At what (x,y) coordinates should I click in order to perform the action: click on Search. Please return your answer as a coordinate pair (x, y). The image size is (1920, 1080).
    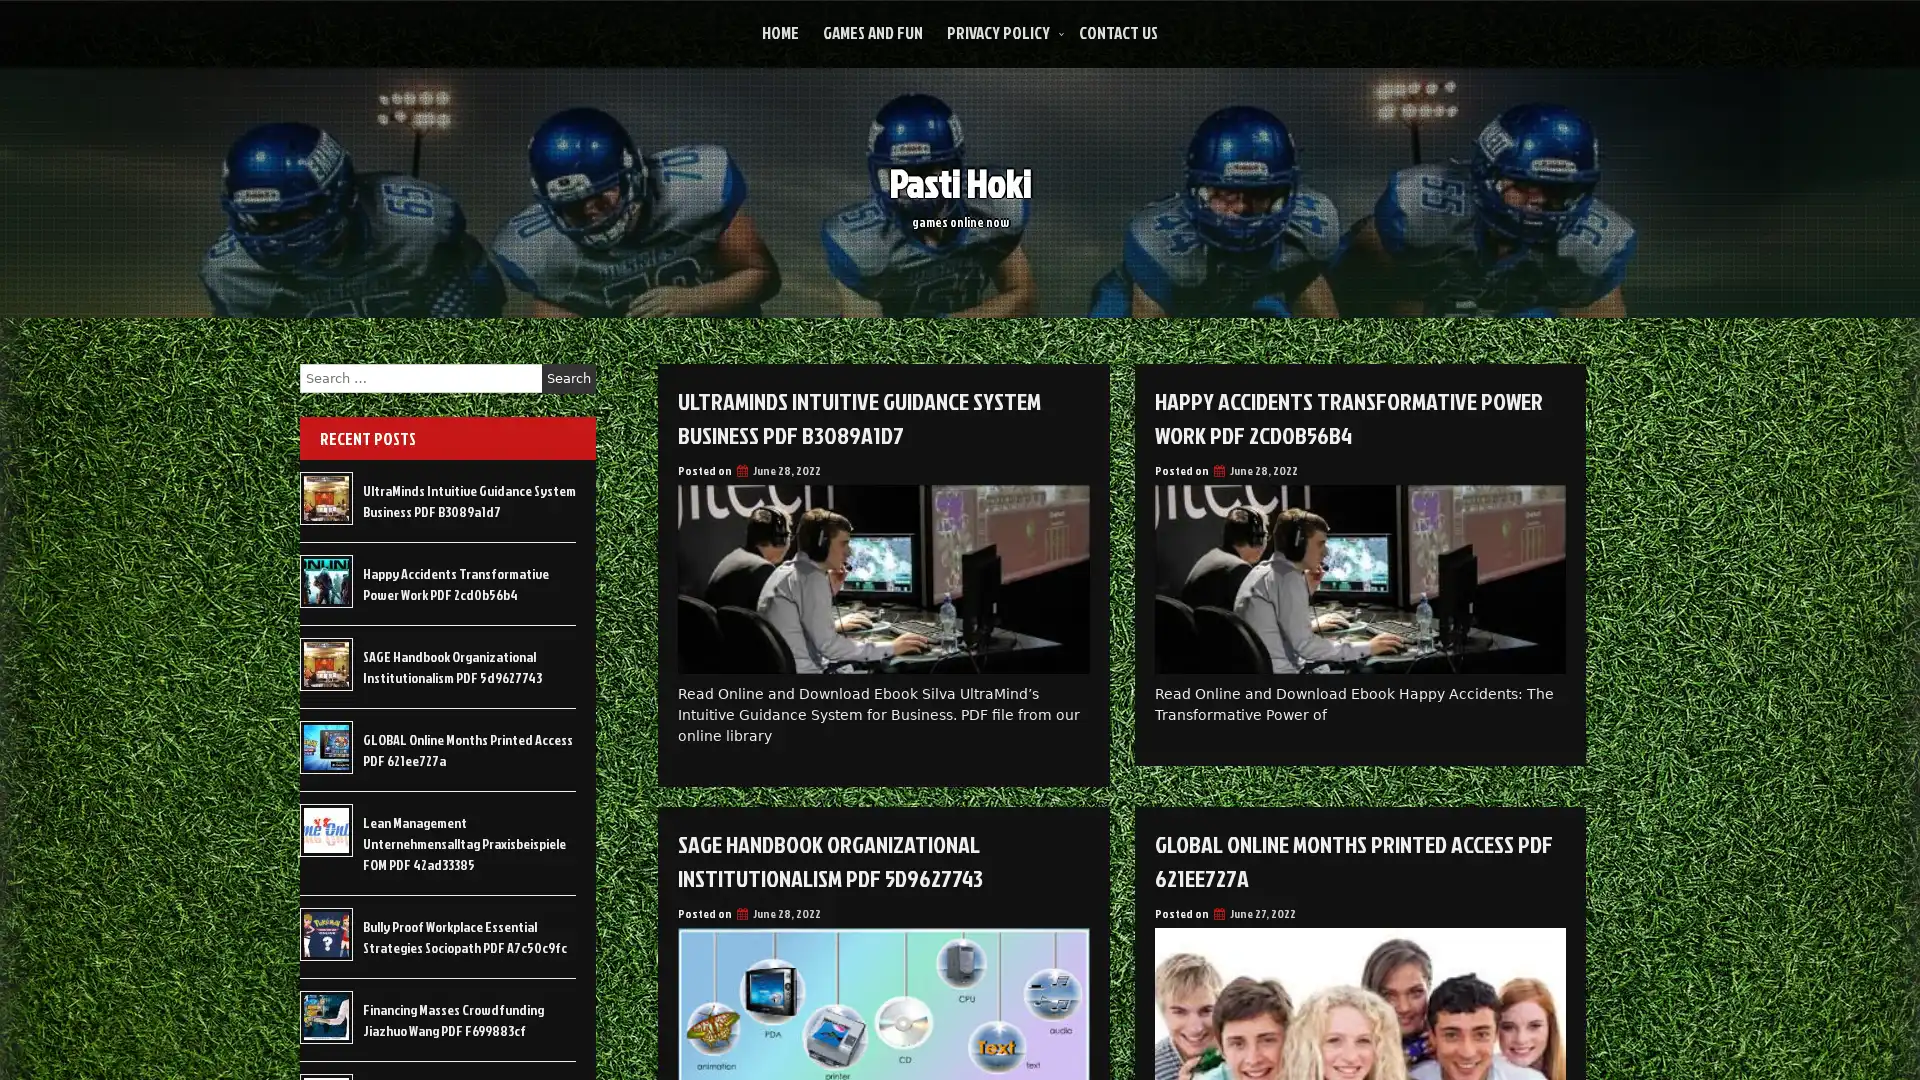
    Looking at the image, I should click on (568, 378).